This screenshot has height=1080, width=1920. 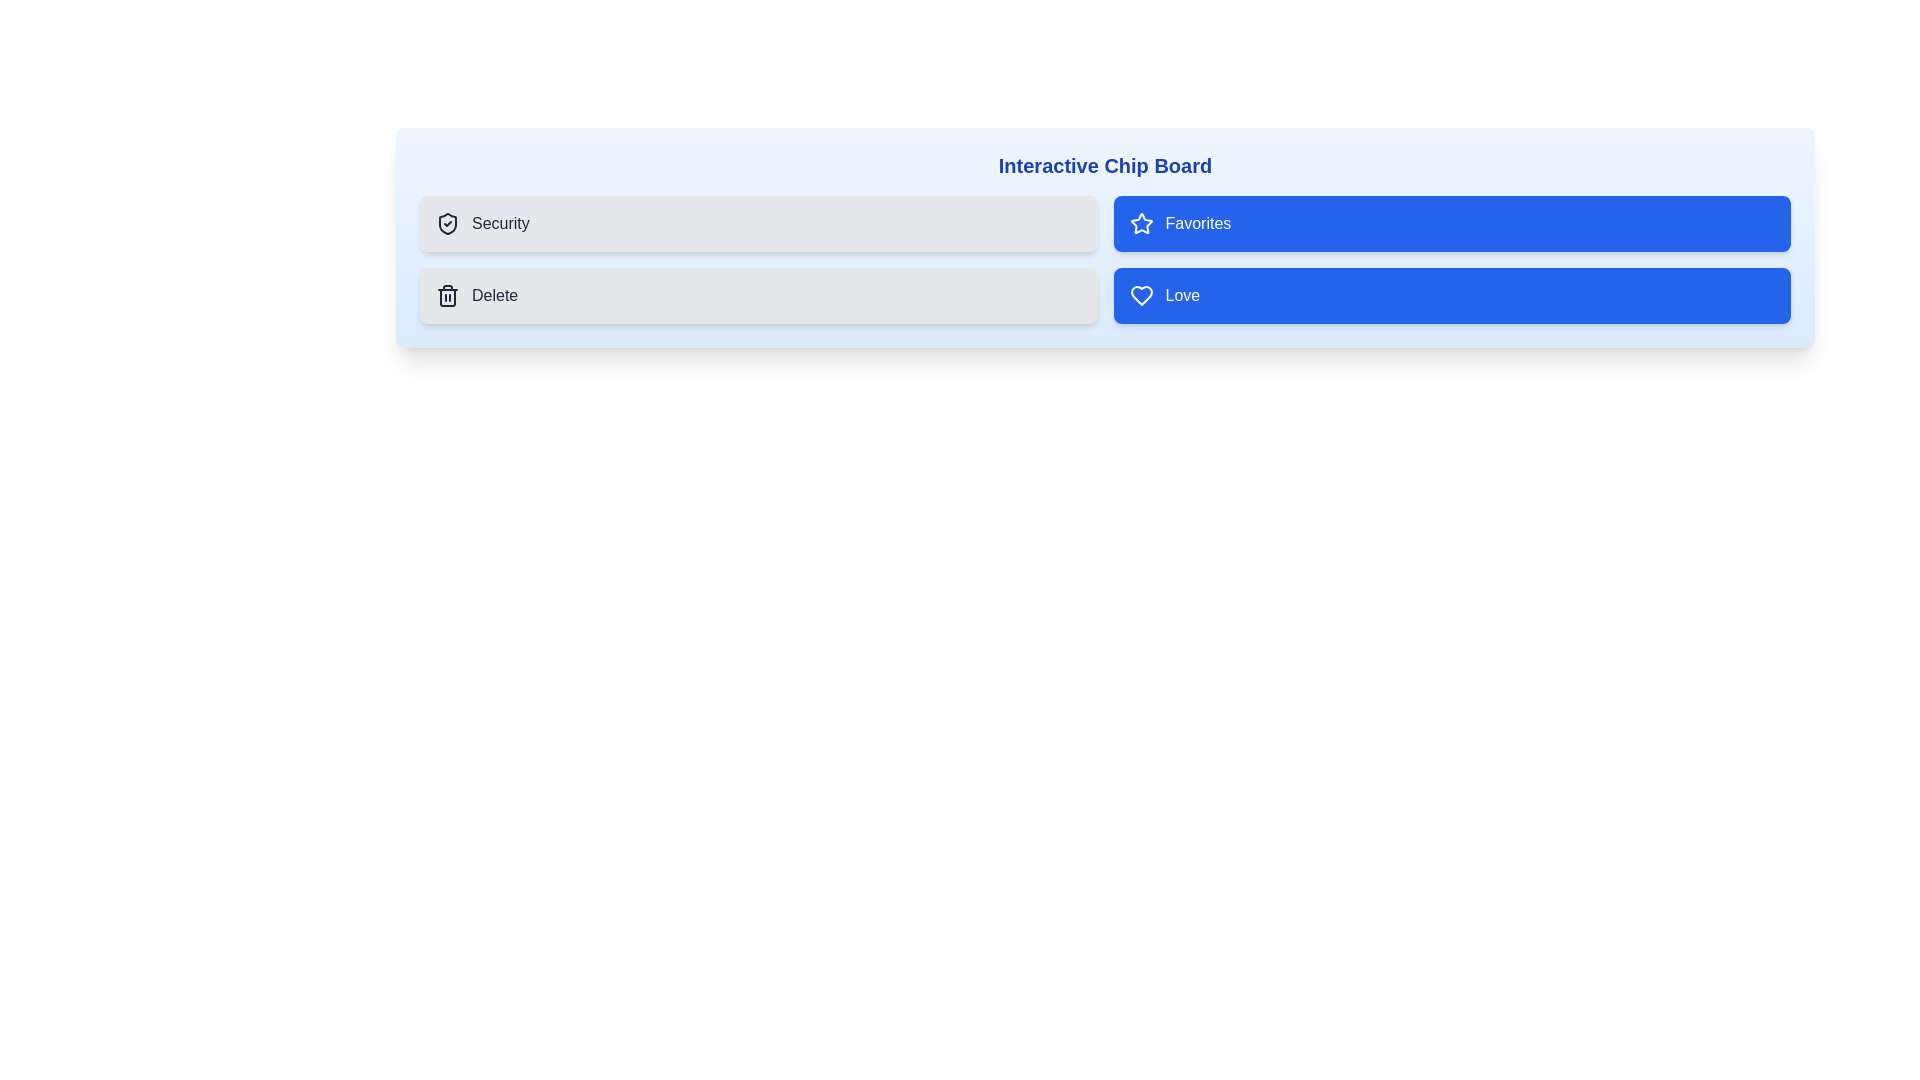 I want to click on the chip labeled Delete to observe the hover effect, so click(x=757, y=296).